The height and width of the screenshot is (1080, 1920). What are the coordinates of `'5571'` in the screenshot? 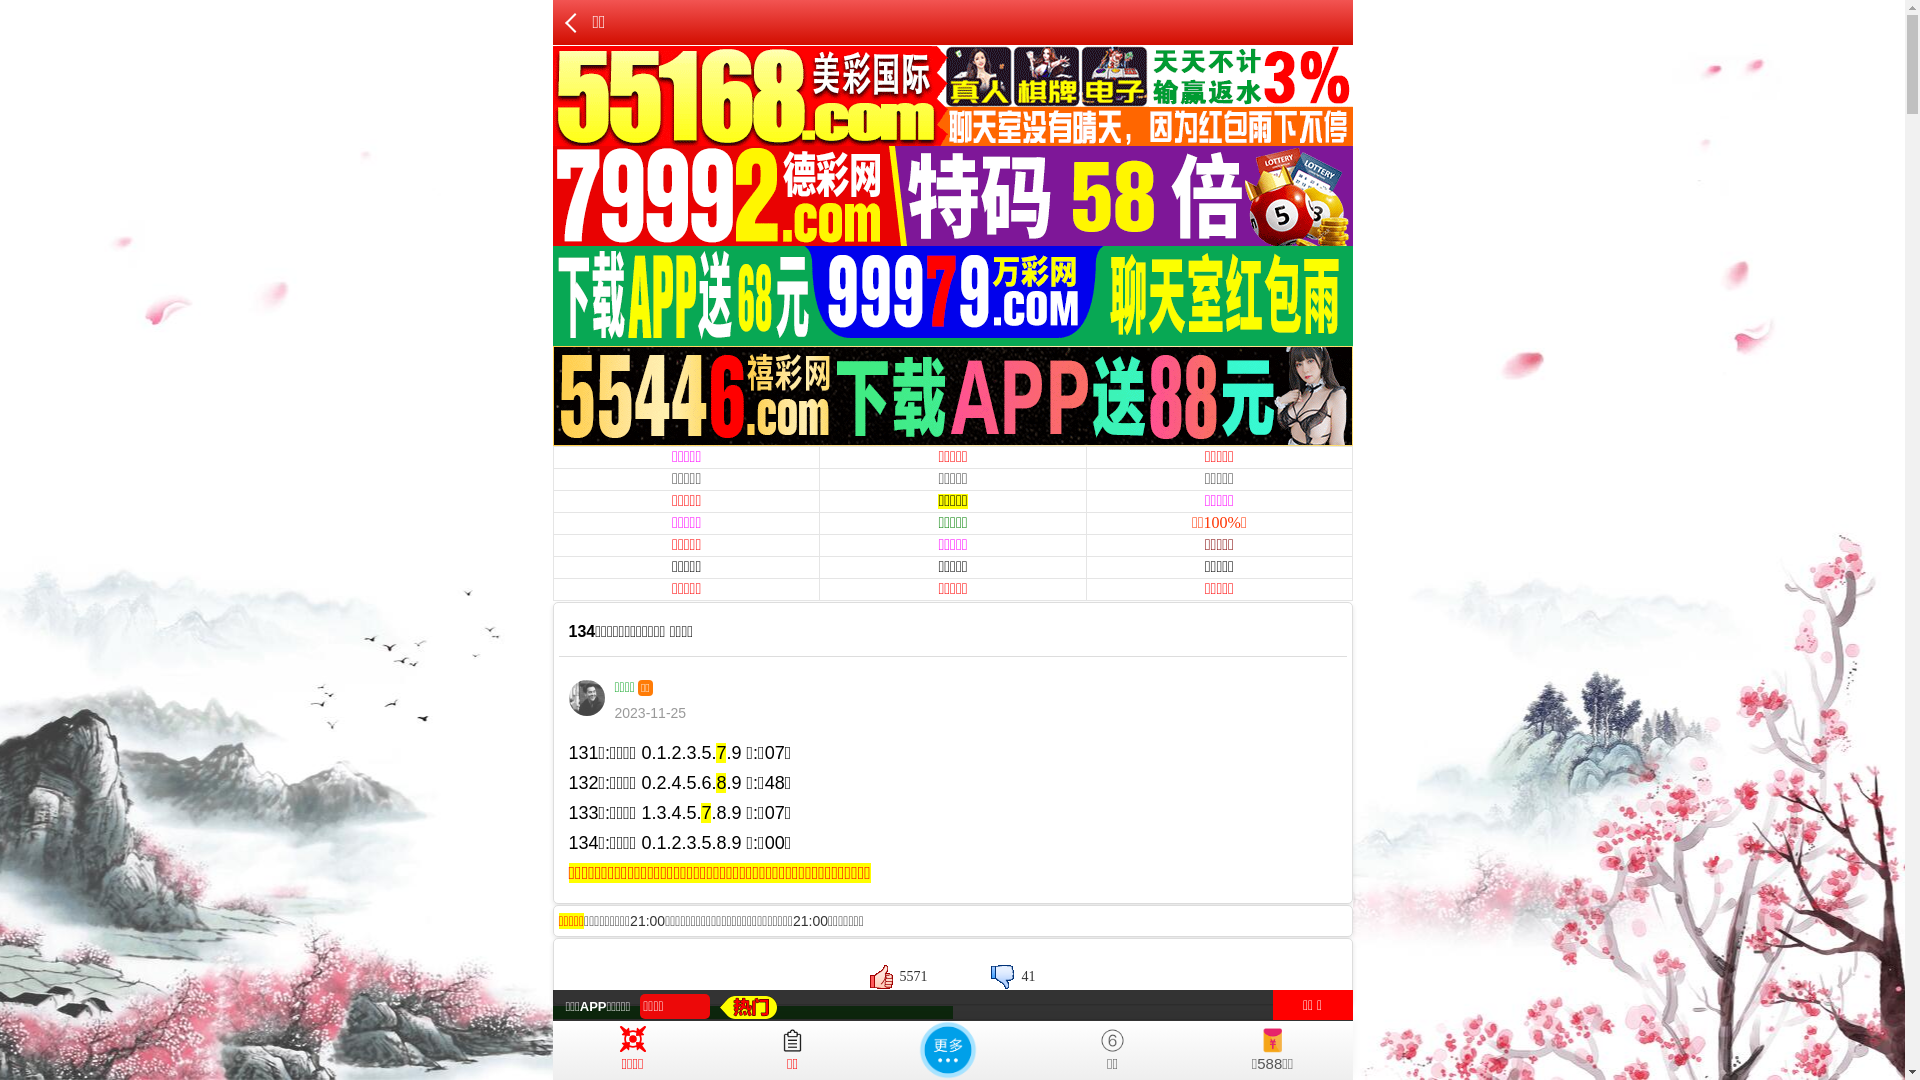 It's located at (869, 975).